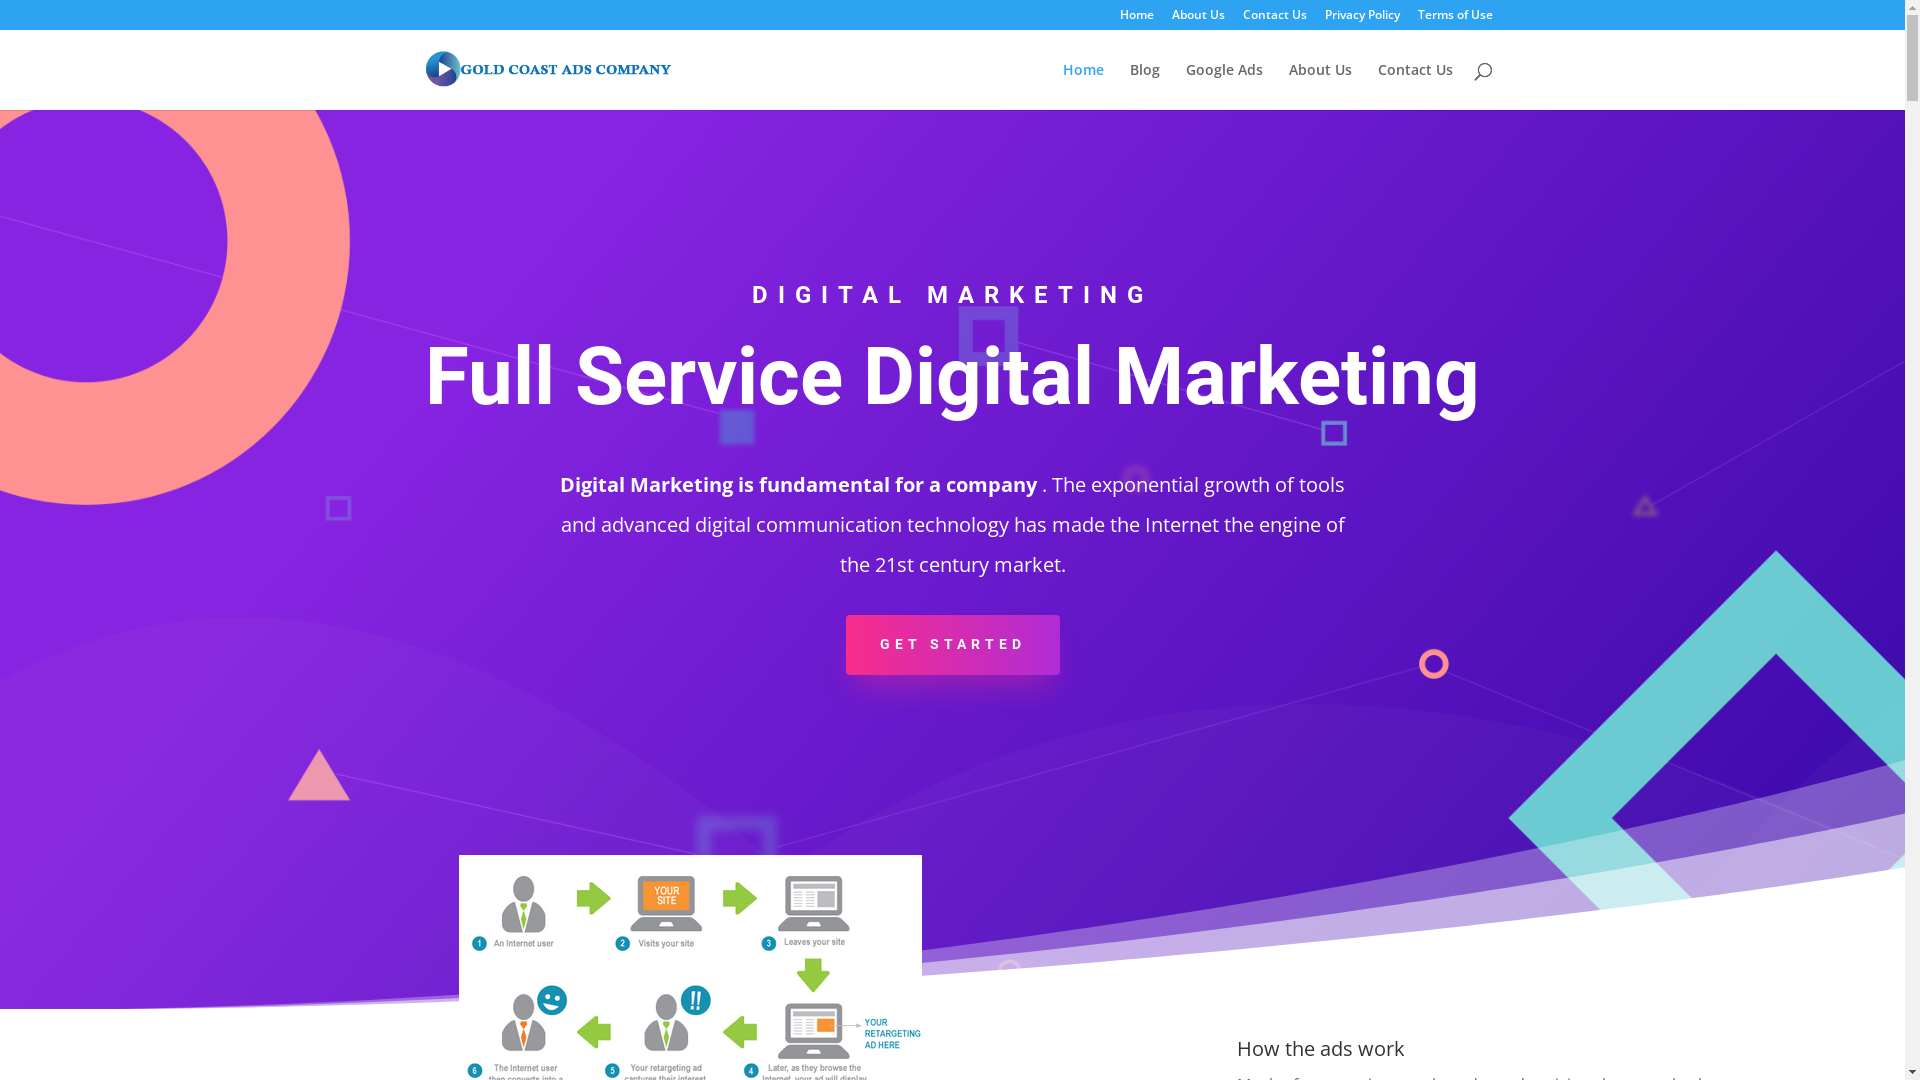 The image size is (1920, 1080). What do you see at coordinates (1171, 19) in the screenshot?
I see `'About Us'` at bounding box center [1171, 19].